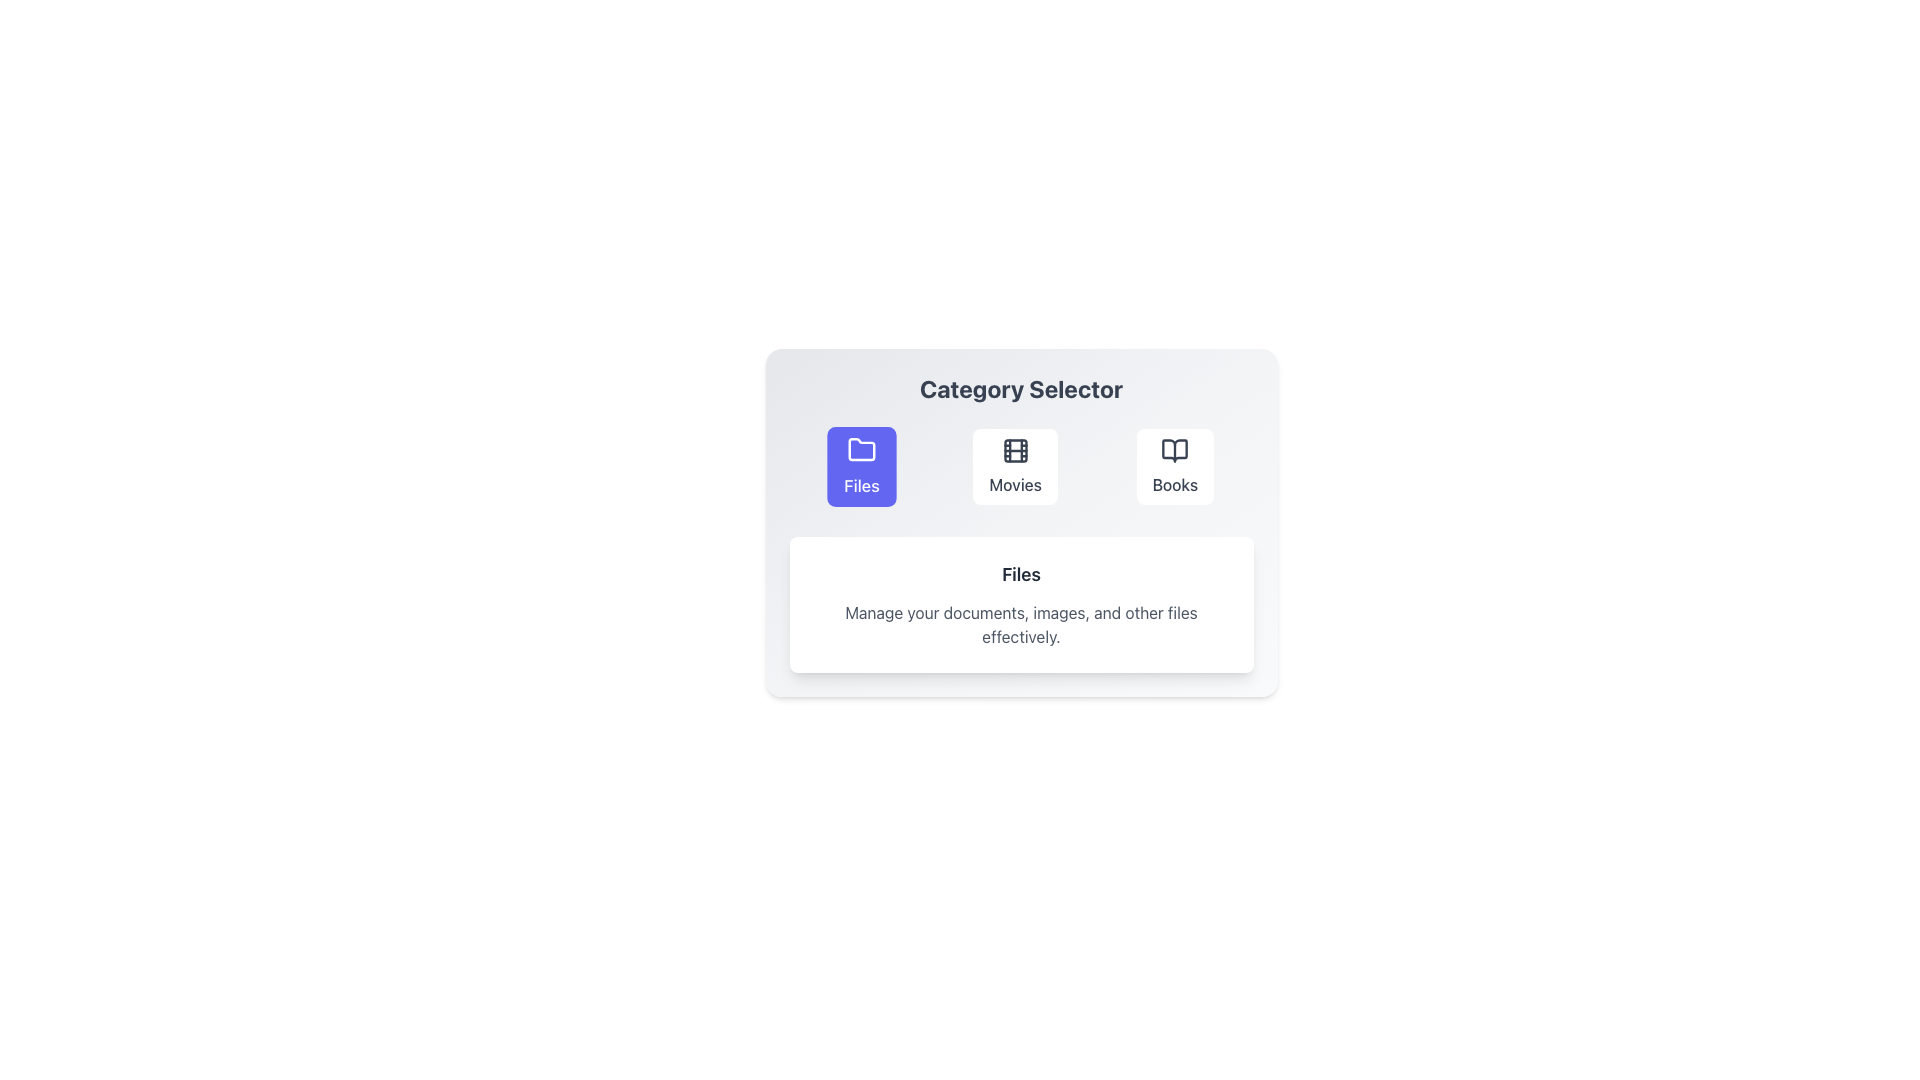  What do you see at coordinates (1015, 451) in the screenshot?
I see `the film icon located in the center of the Movies category tile` at bounding box center [1015, 451].